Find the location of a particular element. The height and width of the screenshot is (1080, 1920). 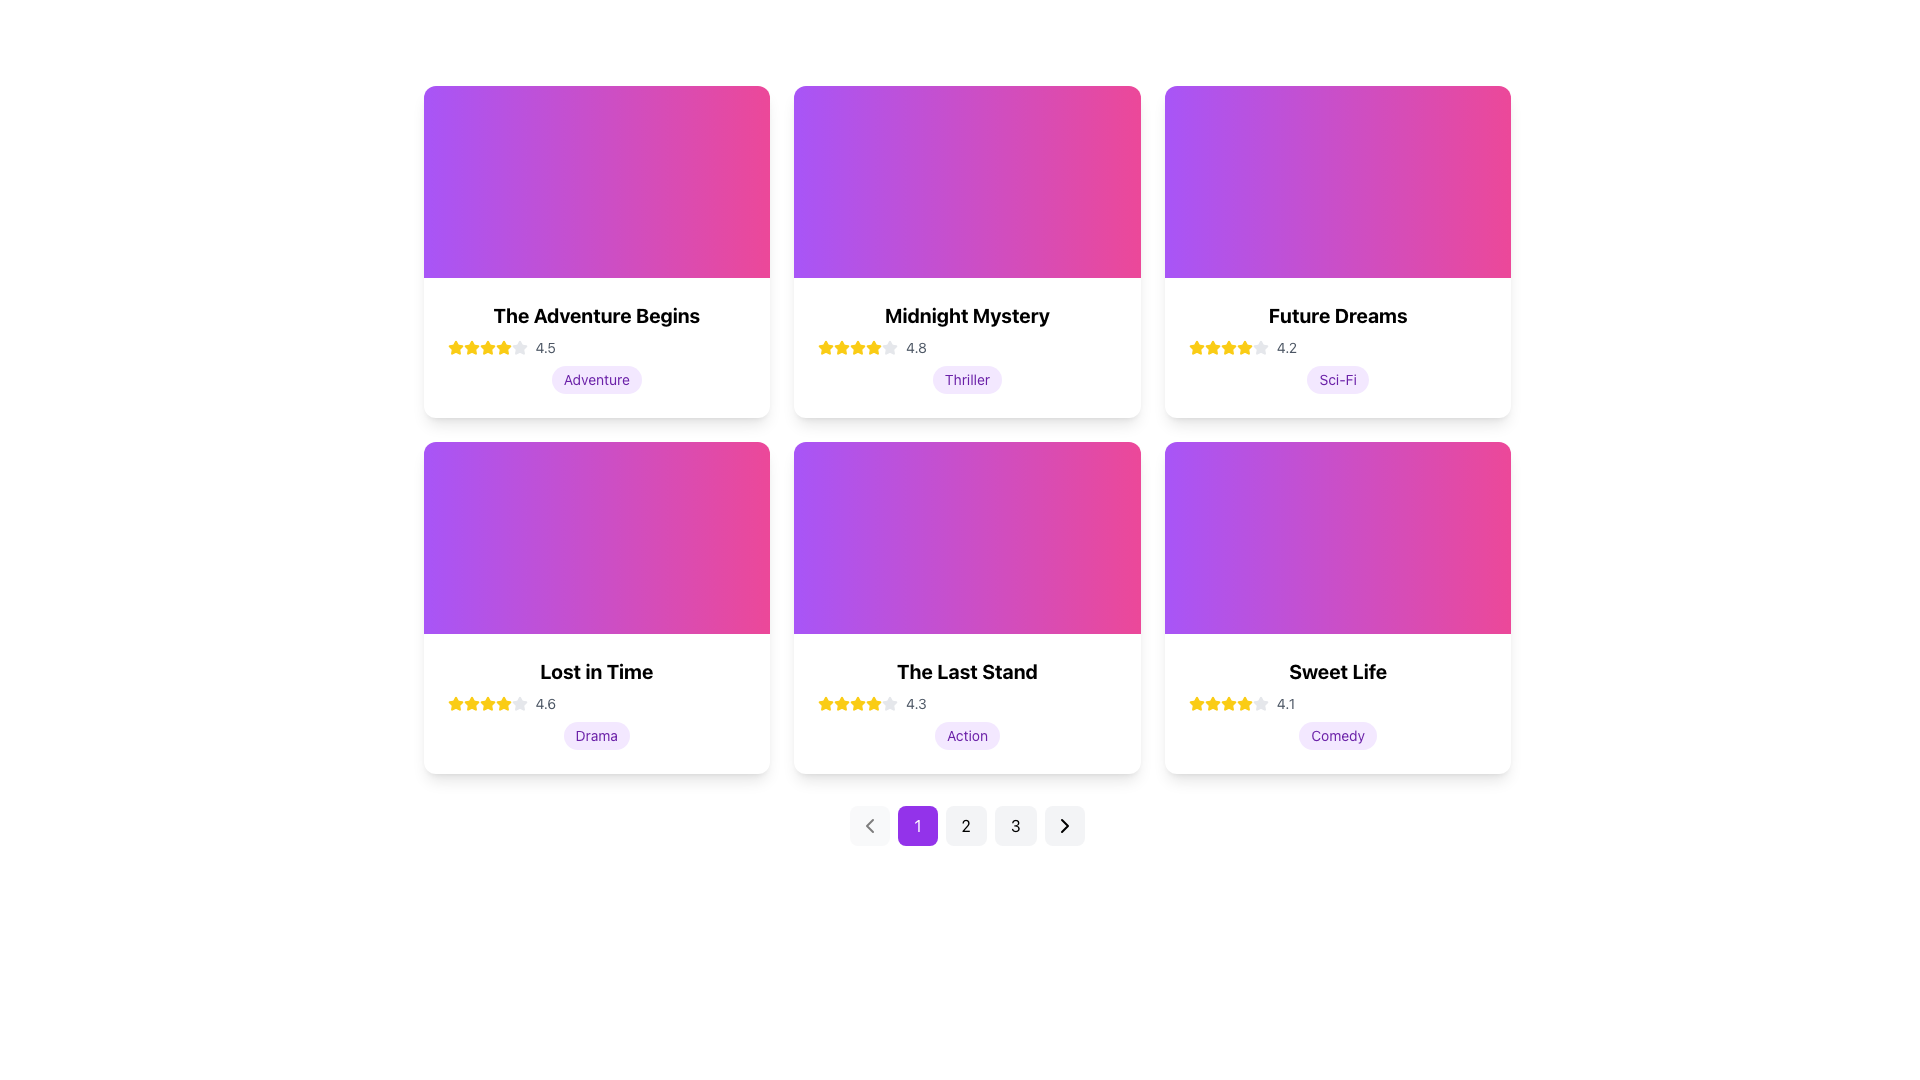

the content card titled 'Lost in Time' located in the second row, first column of the grid layout is located at coordinates (595, 607).